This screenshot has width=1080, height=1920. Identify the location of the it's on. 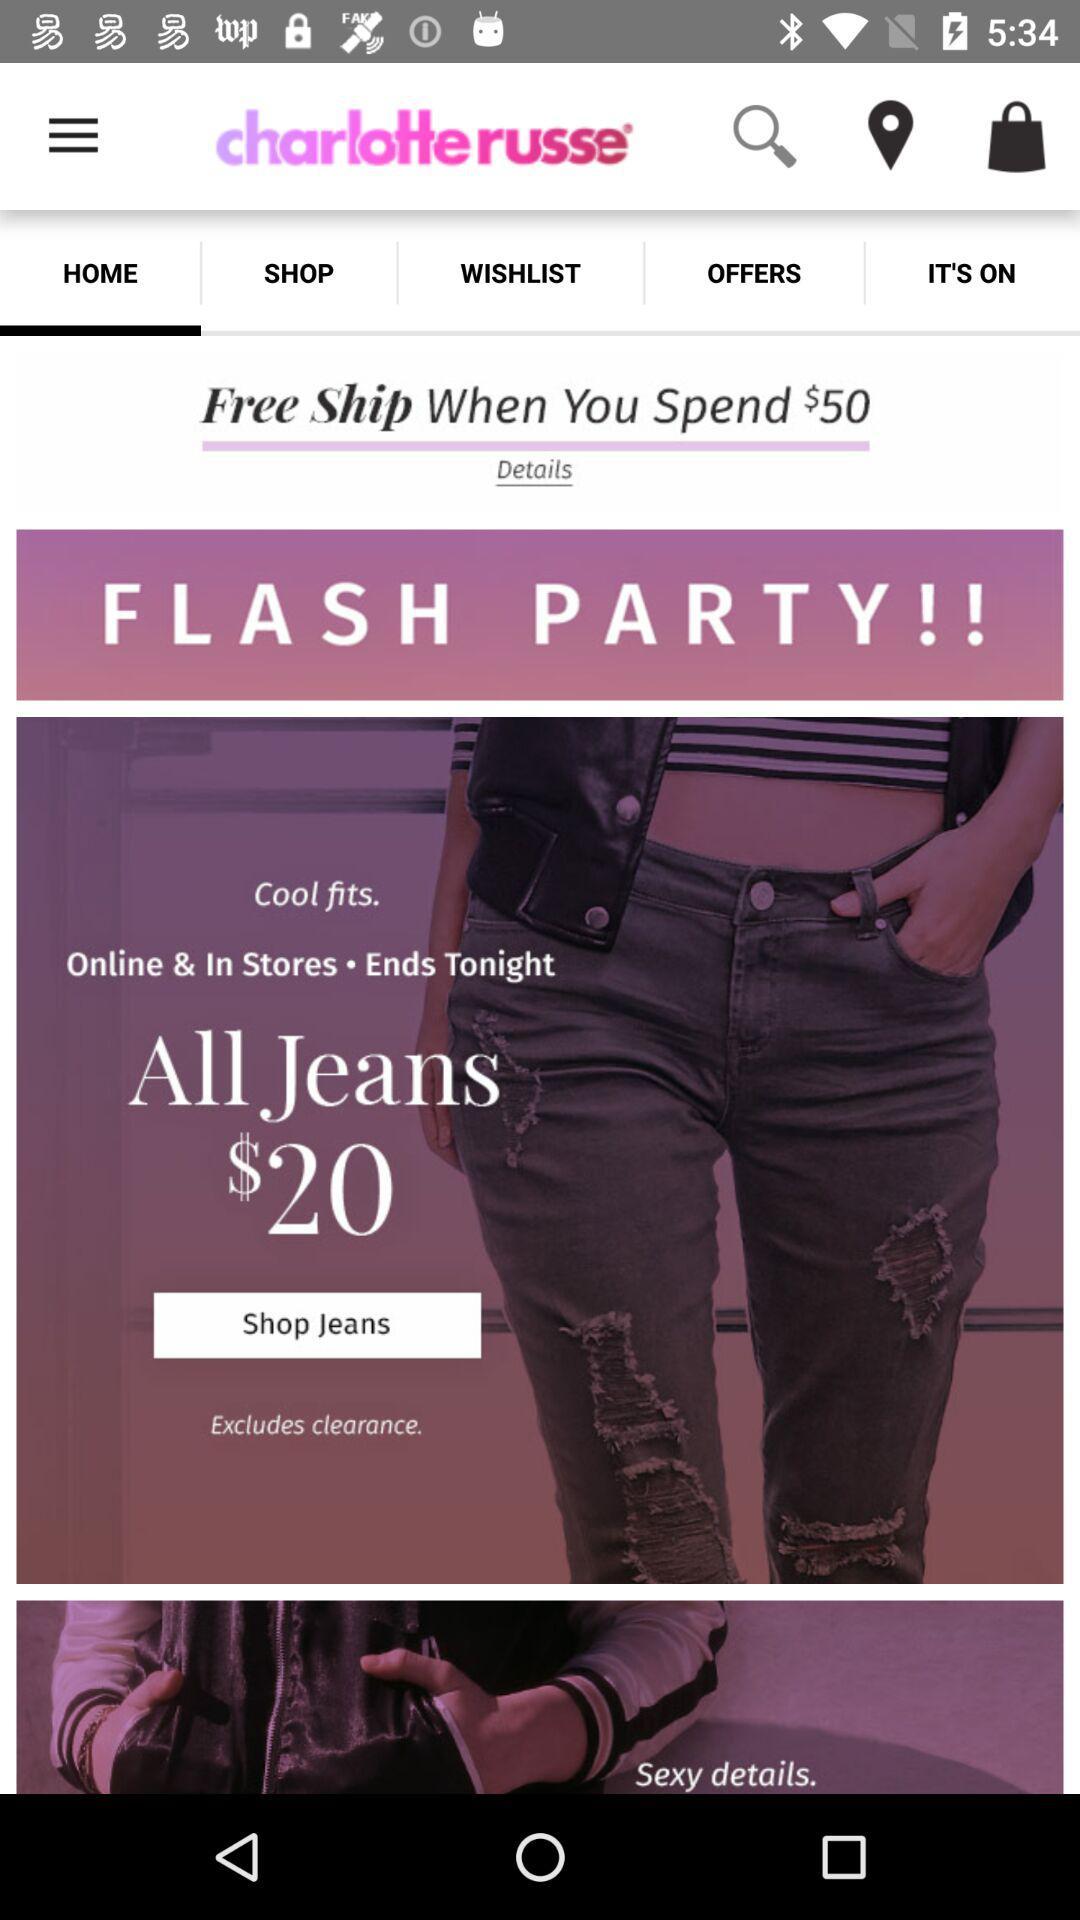
(971, 272).